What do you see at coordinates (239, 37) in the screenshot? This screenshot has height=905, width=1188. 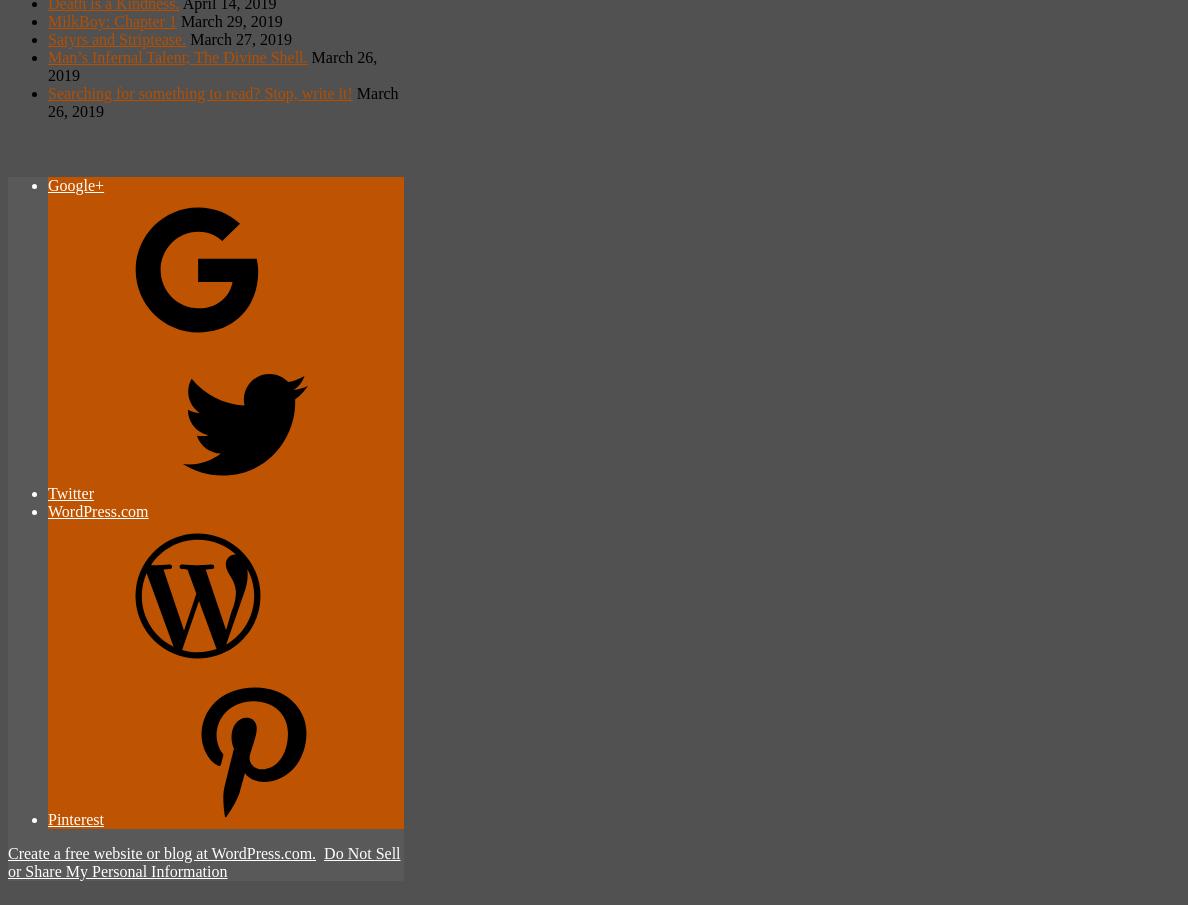 I see `'March 27, 2019'` at bounding box center [239, 37].